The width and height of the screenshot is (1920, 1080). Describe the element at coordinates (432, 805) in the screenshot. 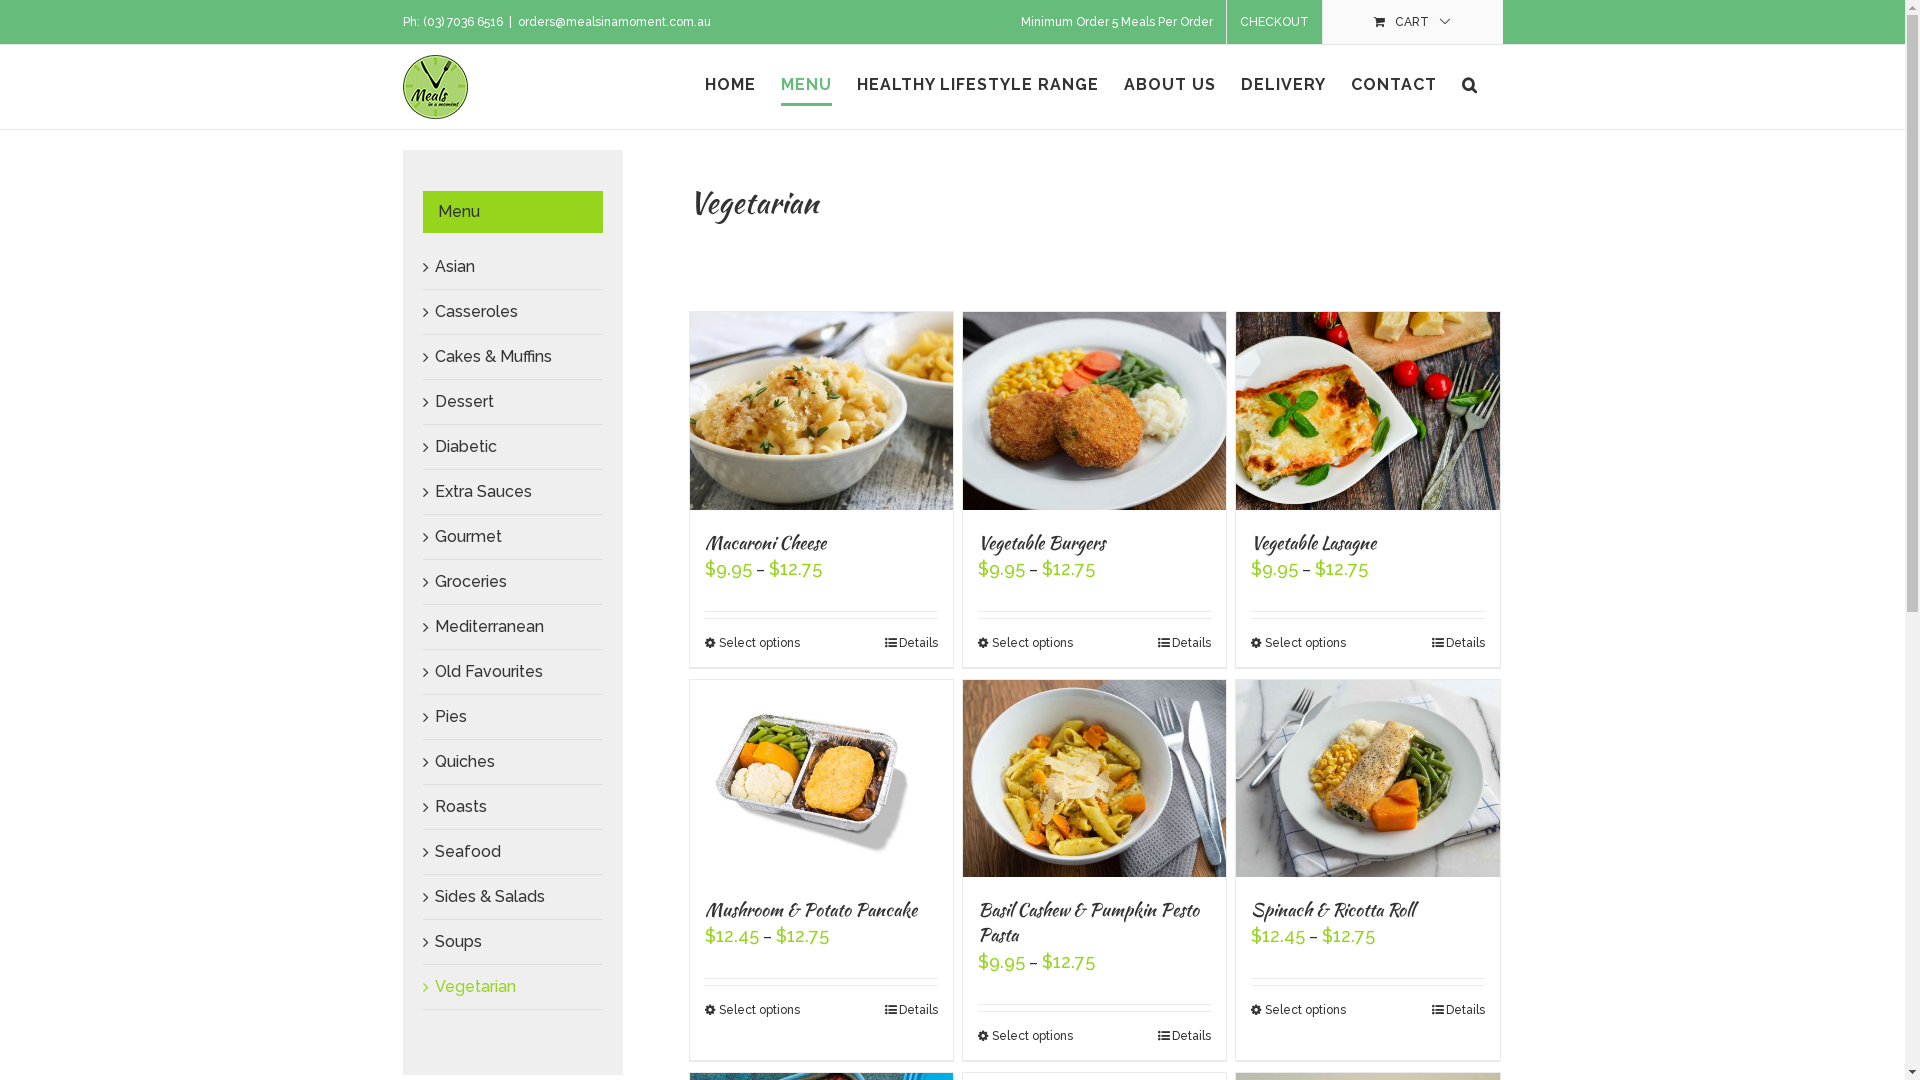

I see `'Roasts'` at that location.